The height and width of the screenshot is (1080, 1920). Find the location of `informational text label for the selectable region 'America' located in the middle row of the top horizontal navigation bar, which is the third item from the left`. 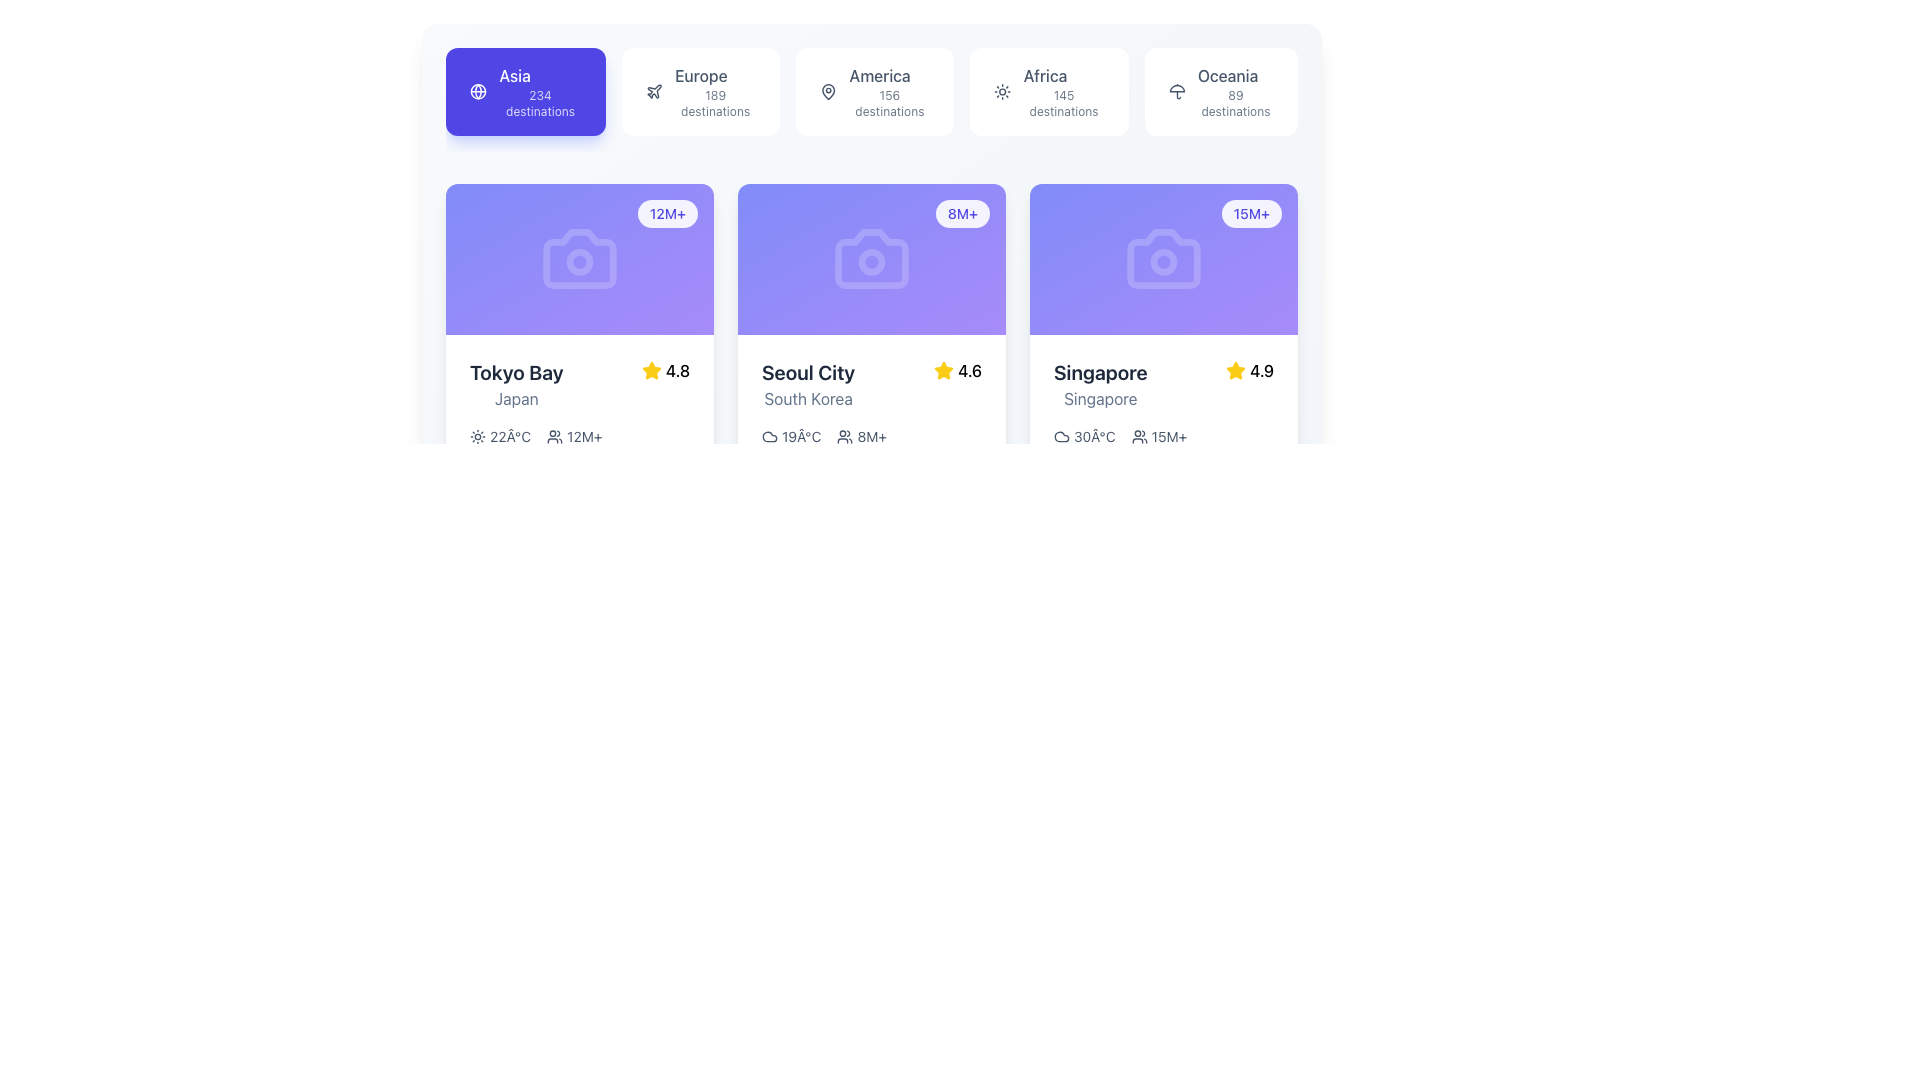

informational text label for the selectable region 'America' located in the middle row of the top horizontal navigation bar, which is the third item from the left is located at coordinates (888, 92).